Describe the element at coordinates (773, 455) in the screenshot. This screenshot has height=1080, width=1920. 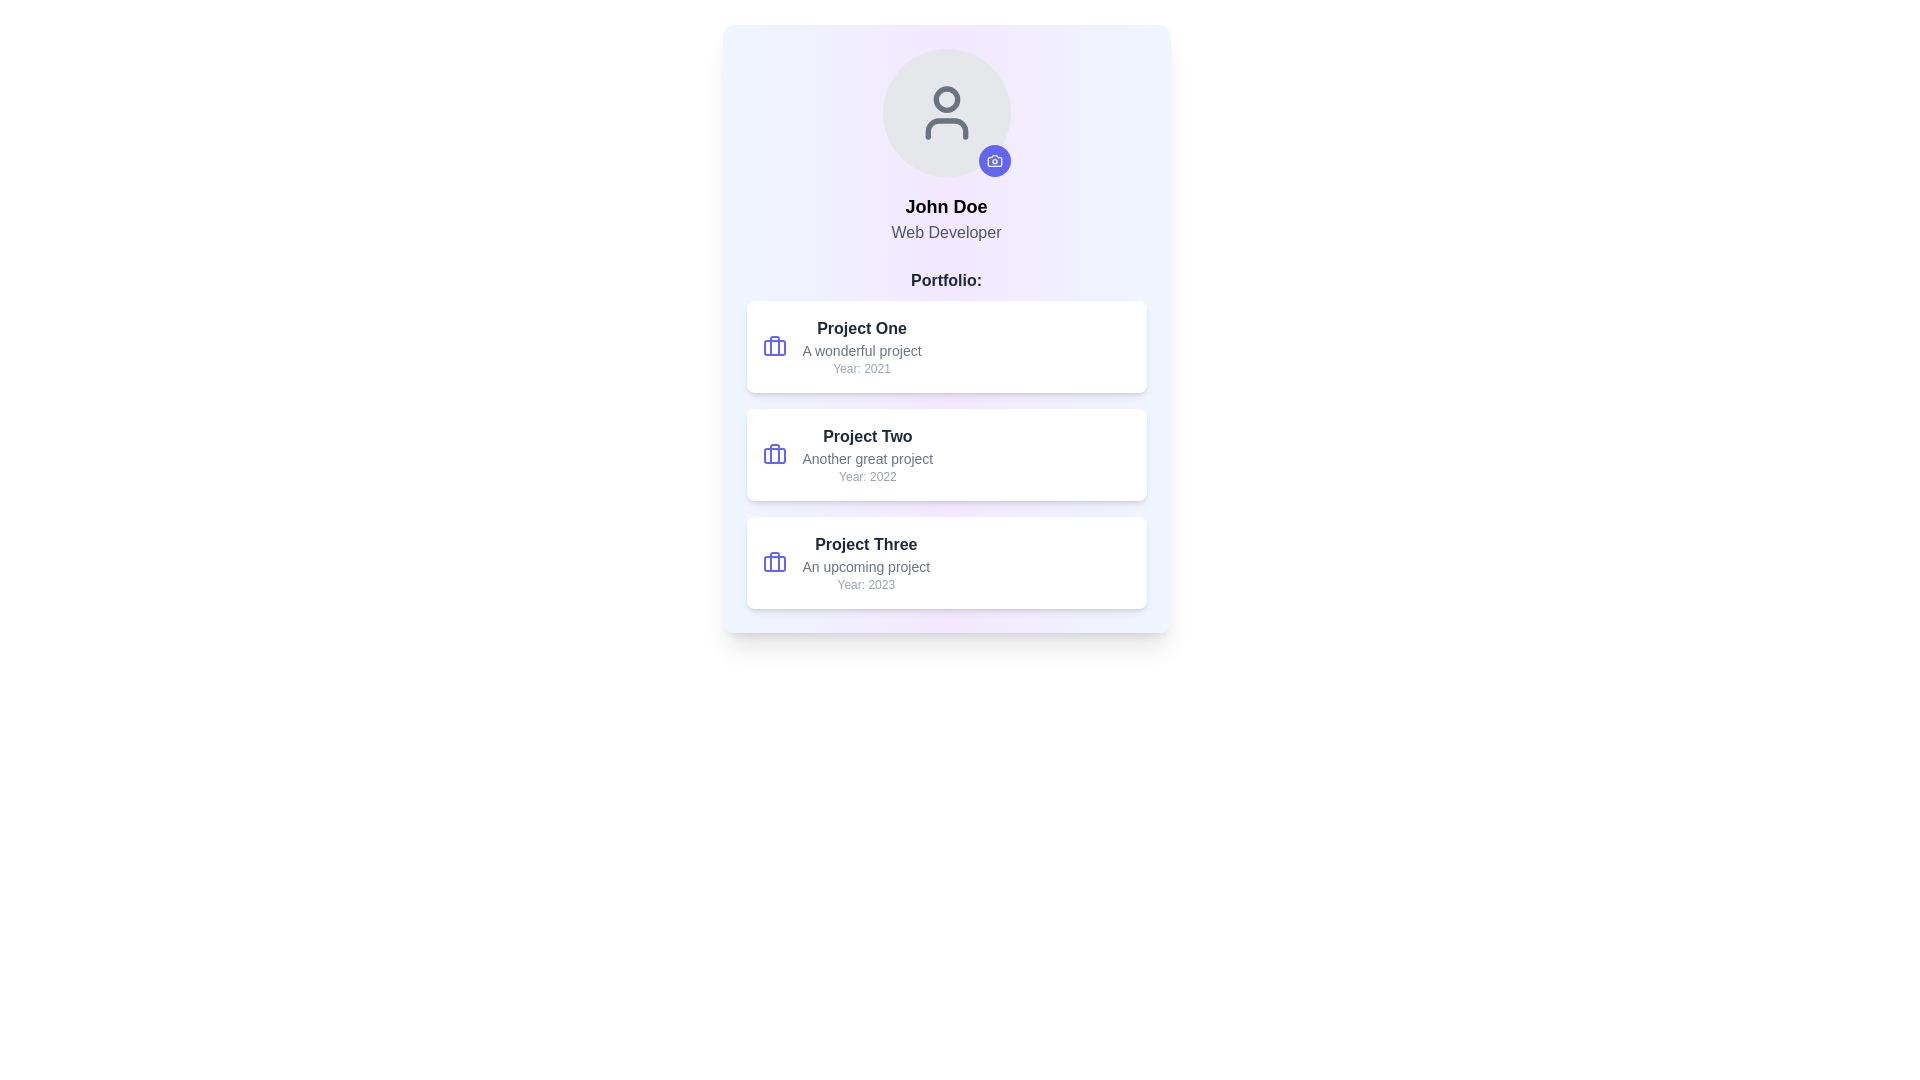
I see `the graphical background of the briefcase icon representing 'Project Two' in the portfolio list` at that location.